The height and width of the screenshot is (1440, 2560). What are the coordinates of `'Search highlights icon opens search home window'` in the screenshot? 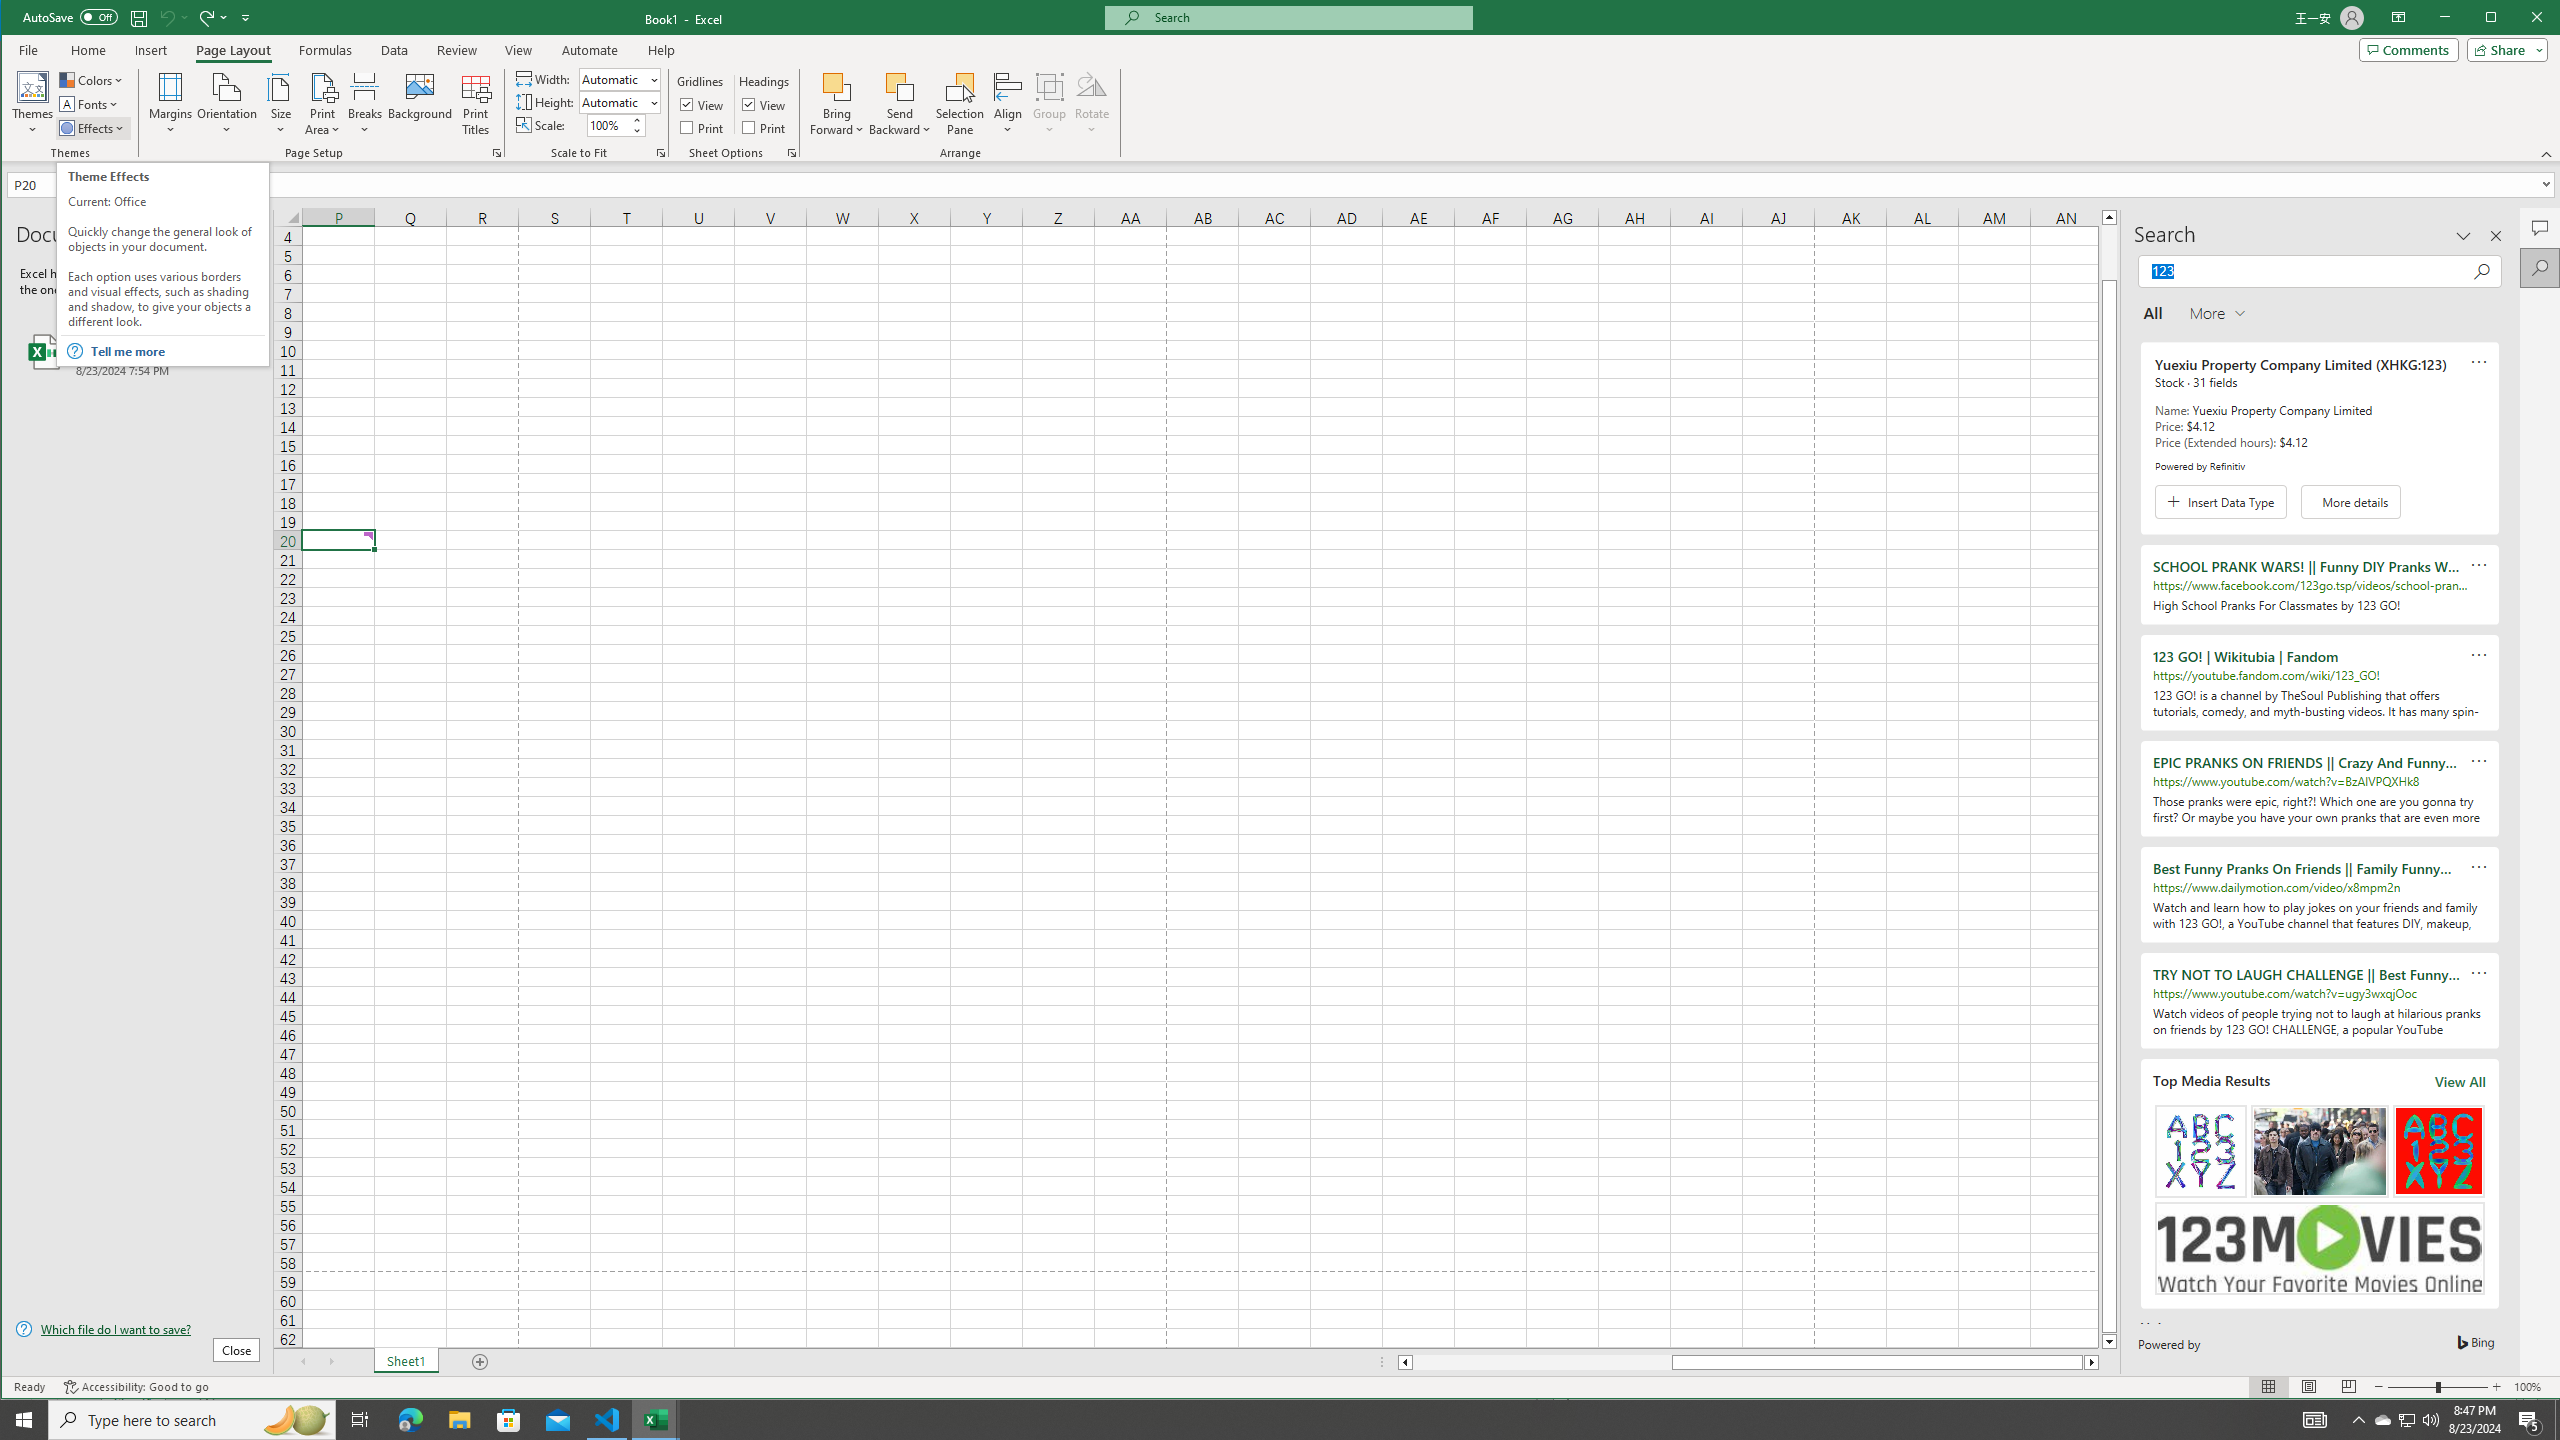 It's located at (294, 1418).